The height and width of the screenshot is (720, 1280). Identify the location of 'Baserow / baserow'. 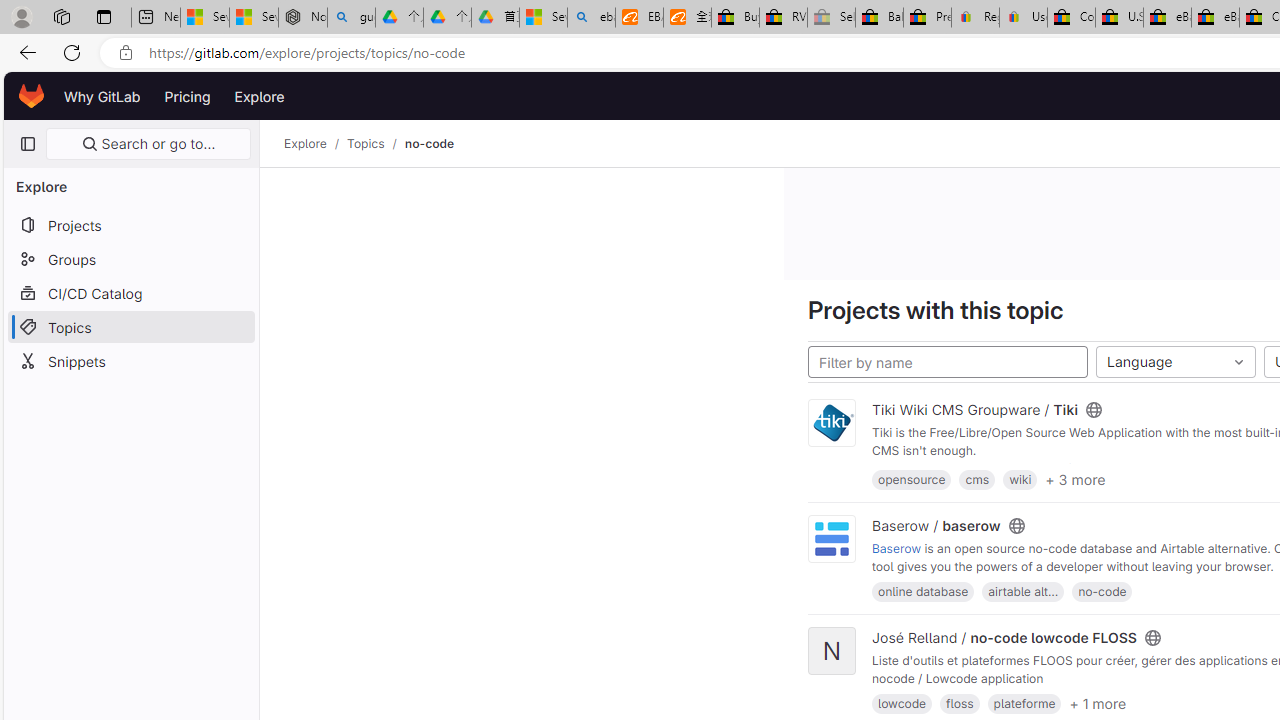
(935, 524).